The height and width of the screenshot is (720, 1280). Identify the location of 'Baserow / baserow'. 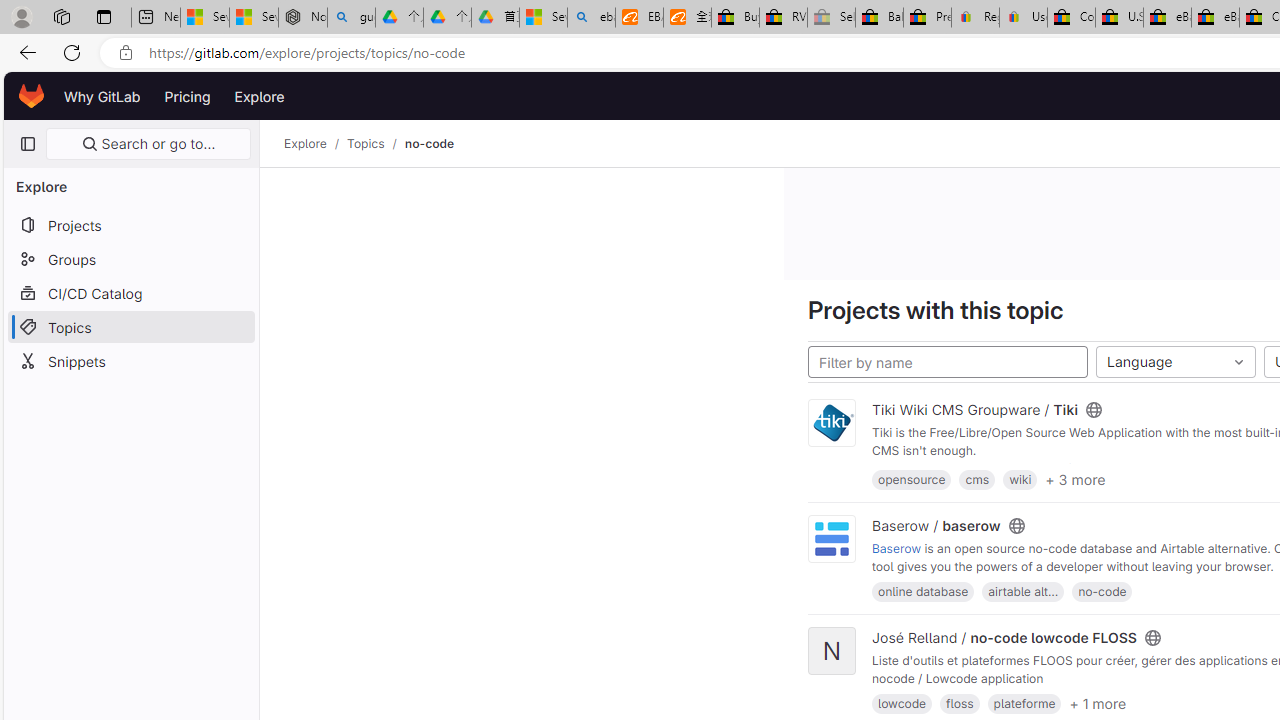
(935, 524).